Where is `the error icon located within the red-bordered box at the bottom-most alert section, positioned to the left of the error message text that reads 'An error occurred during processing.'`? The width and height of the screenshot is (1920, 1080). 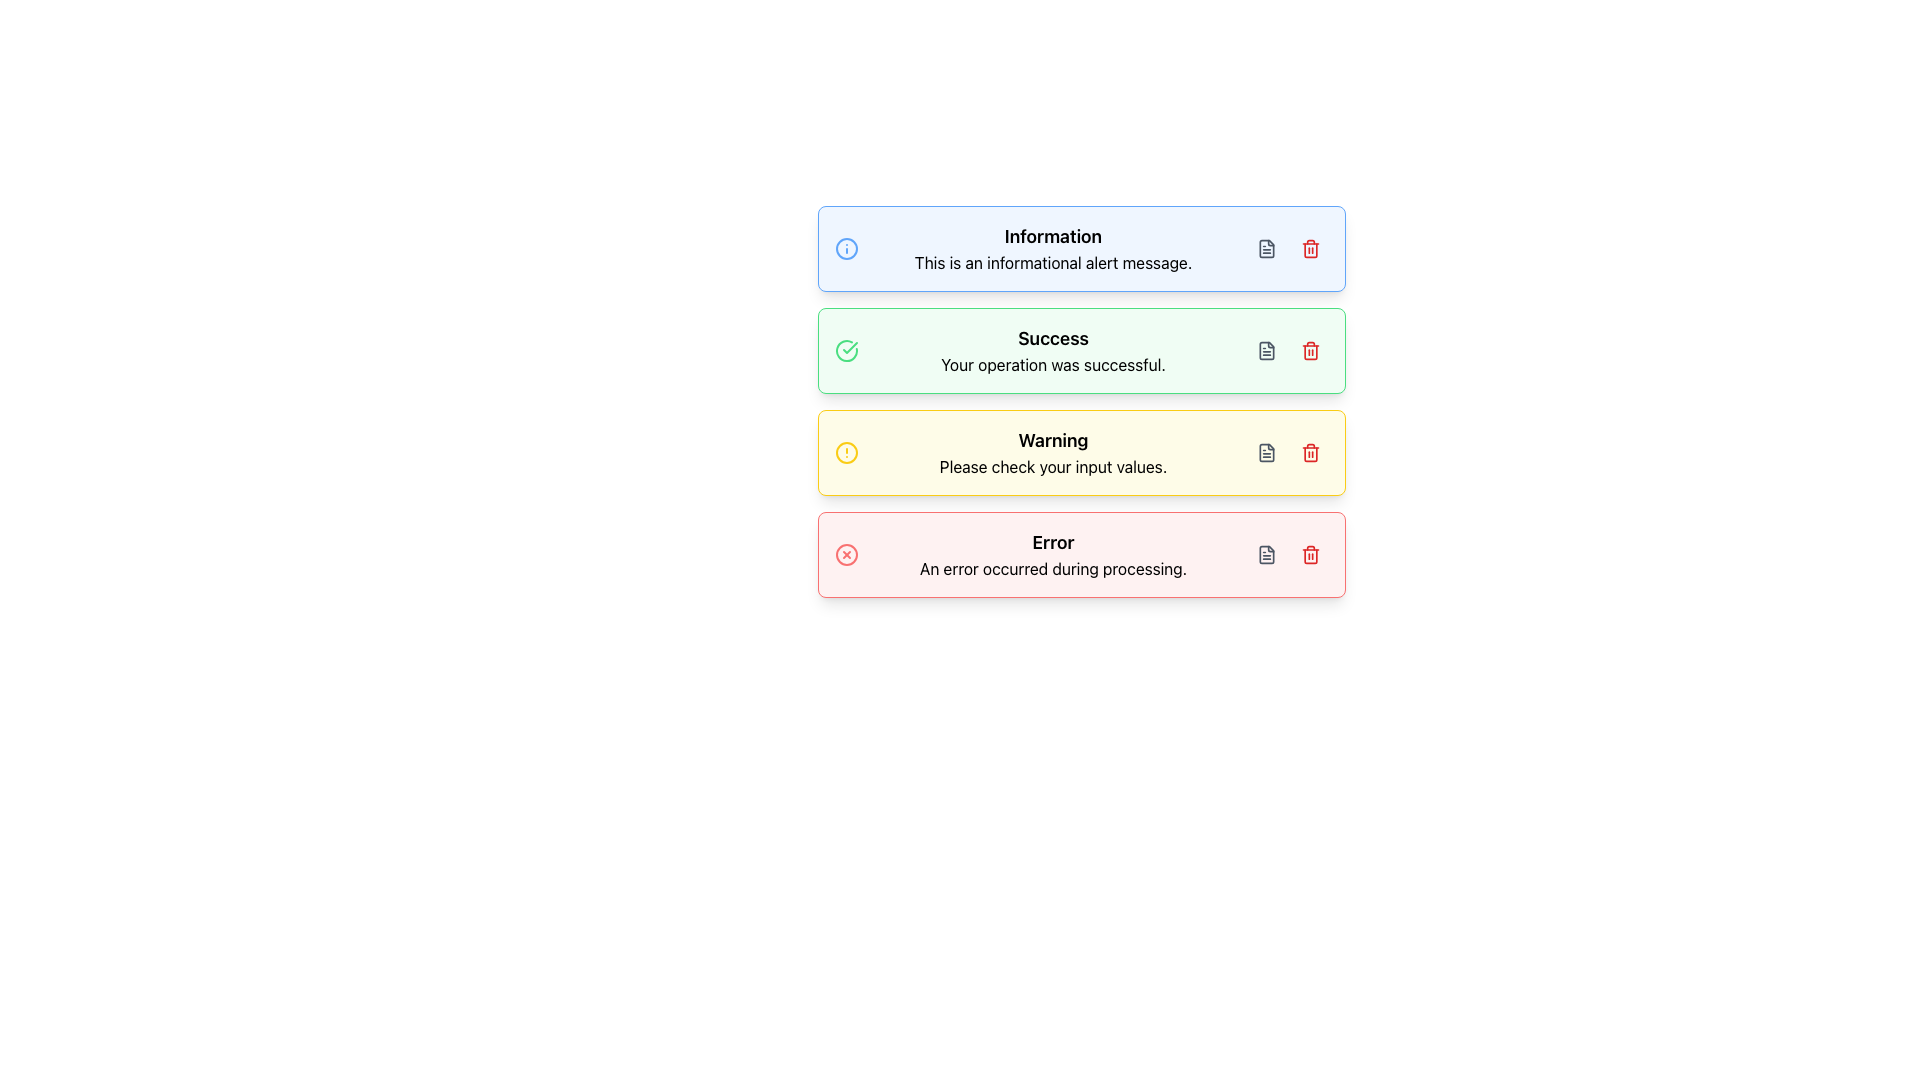 the error icon located within the red-bordered box at the bottom-most alert section, positioned to the left of the error message text that reads 'An error occurred during processing.' is located at coordinates (846, 555).